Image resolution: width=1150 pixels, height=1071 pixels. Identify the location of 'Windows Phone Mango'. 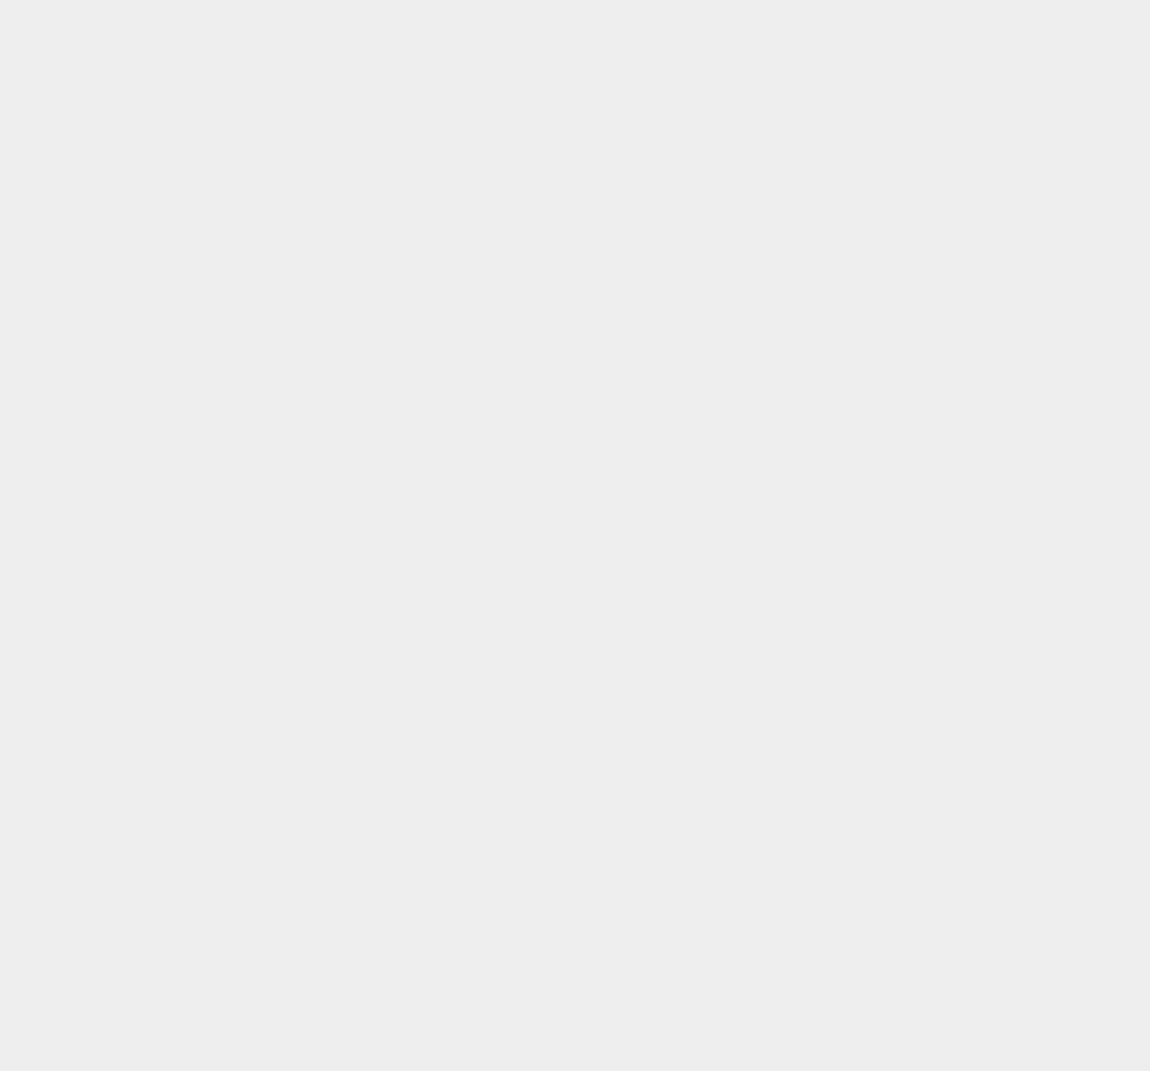
(886, 9).